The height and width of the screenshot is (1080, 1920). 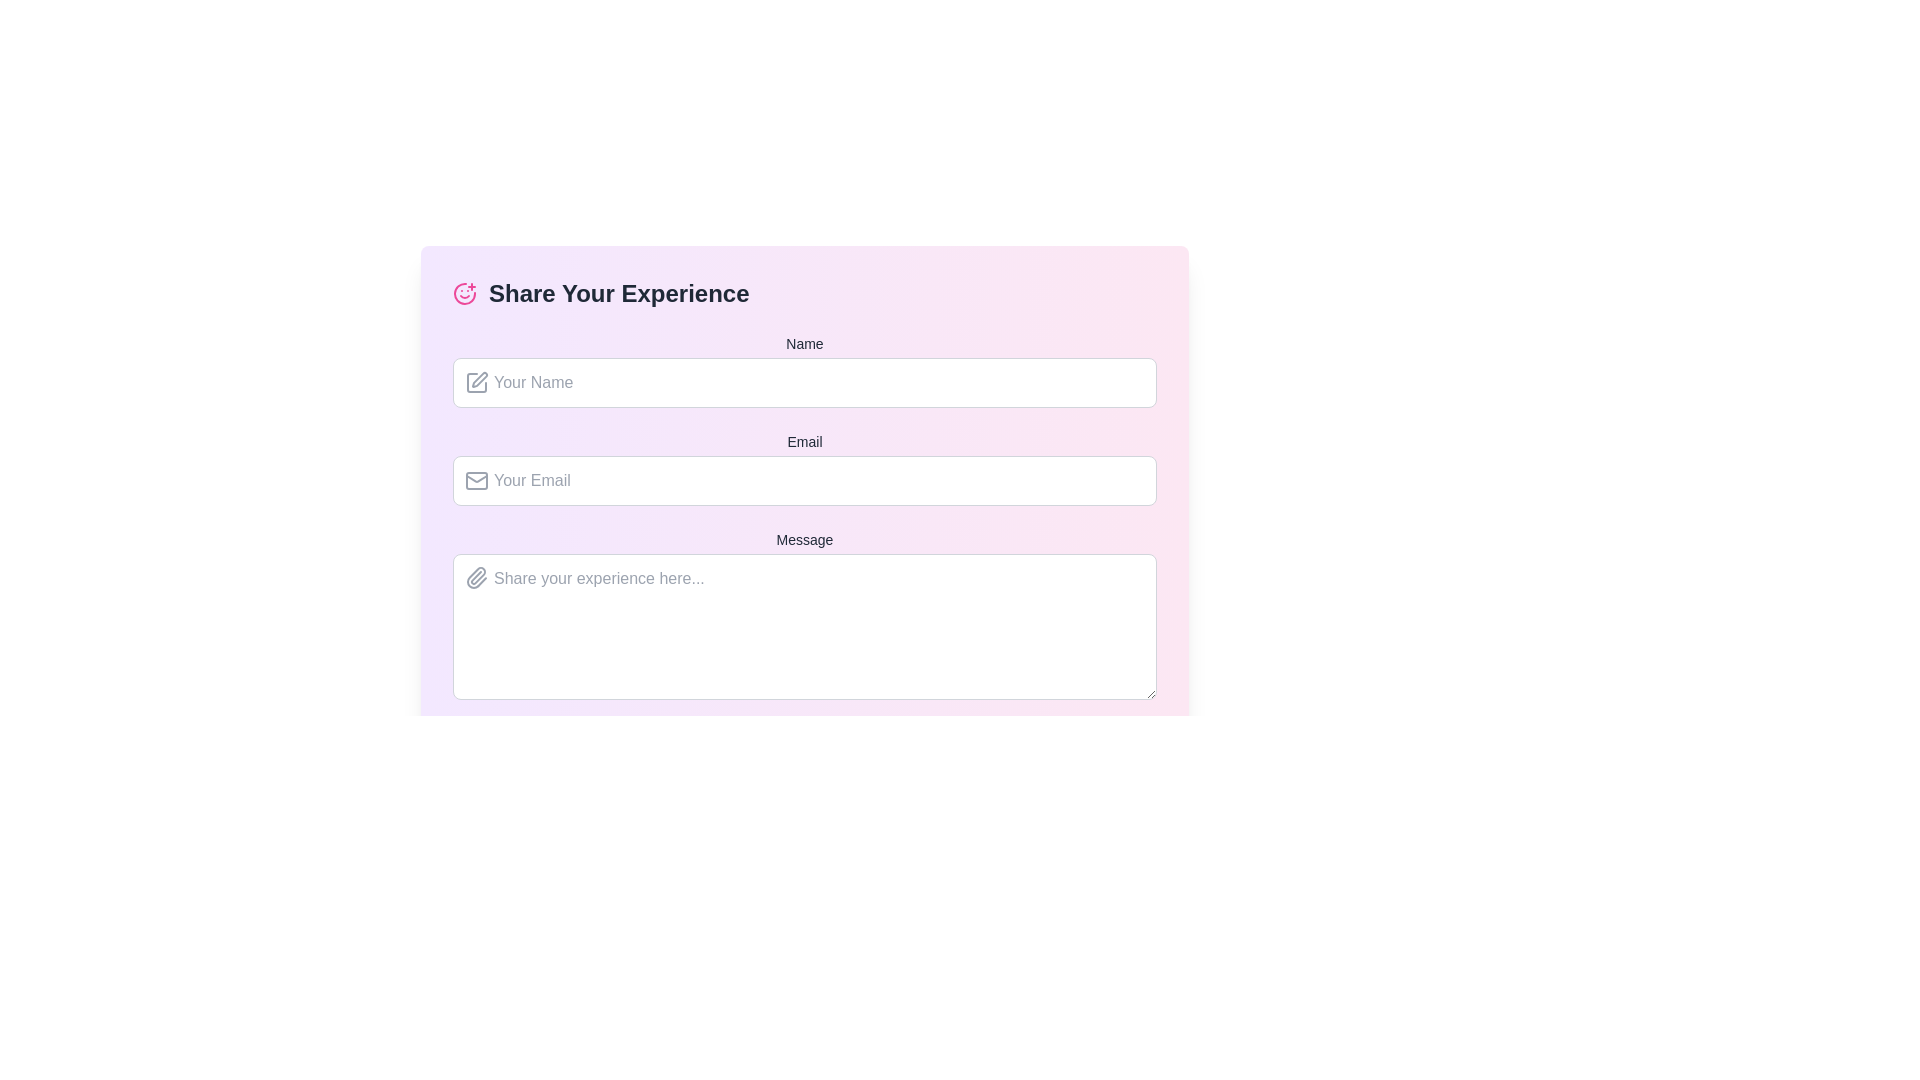 I want to click on the 'Name' label, which is styled in a lowercase sans-serif font, bold, and located above the first input field in the form, so click(x=805, y=342).